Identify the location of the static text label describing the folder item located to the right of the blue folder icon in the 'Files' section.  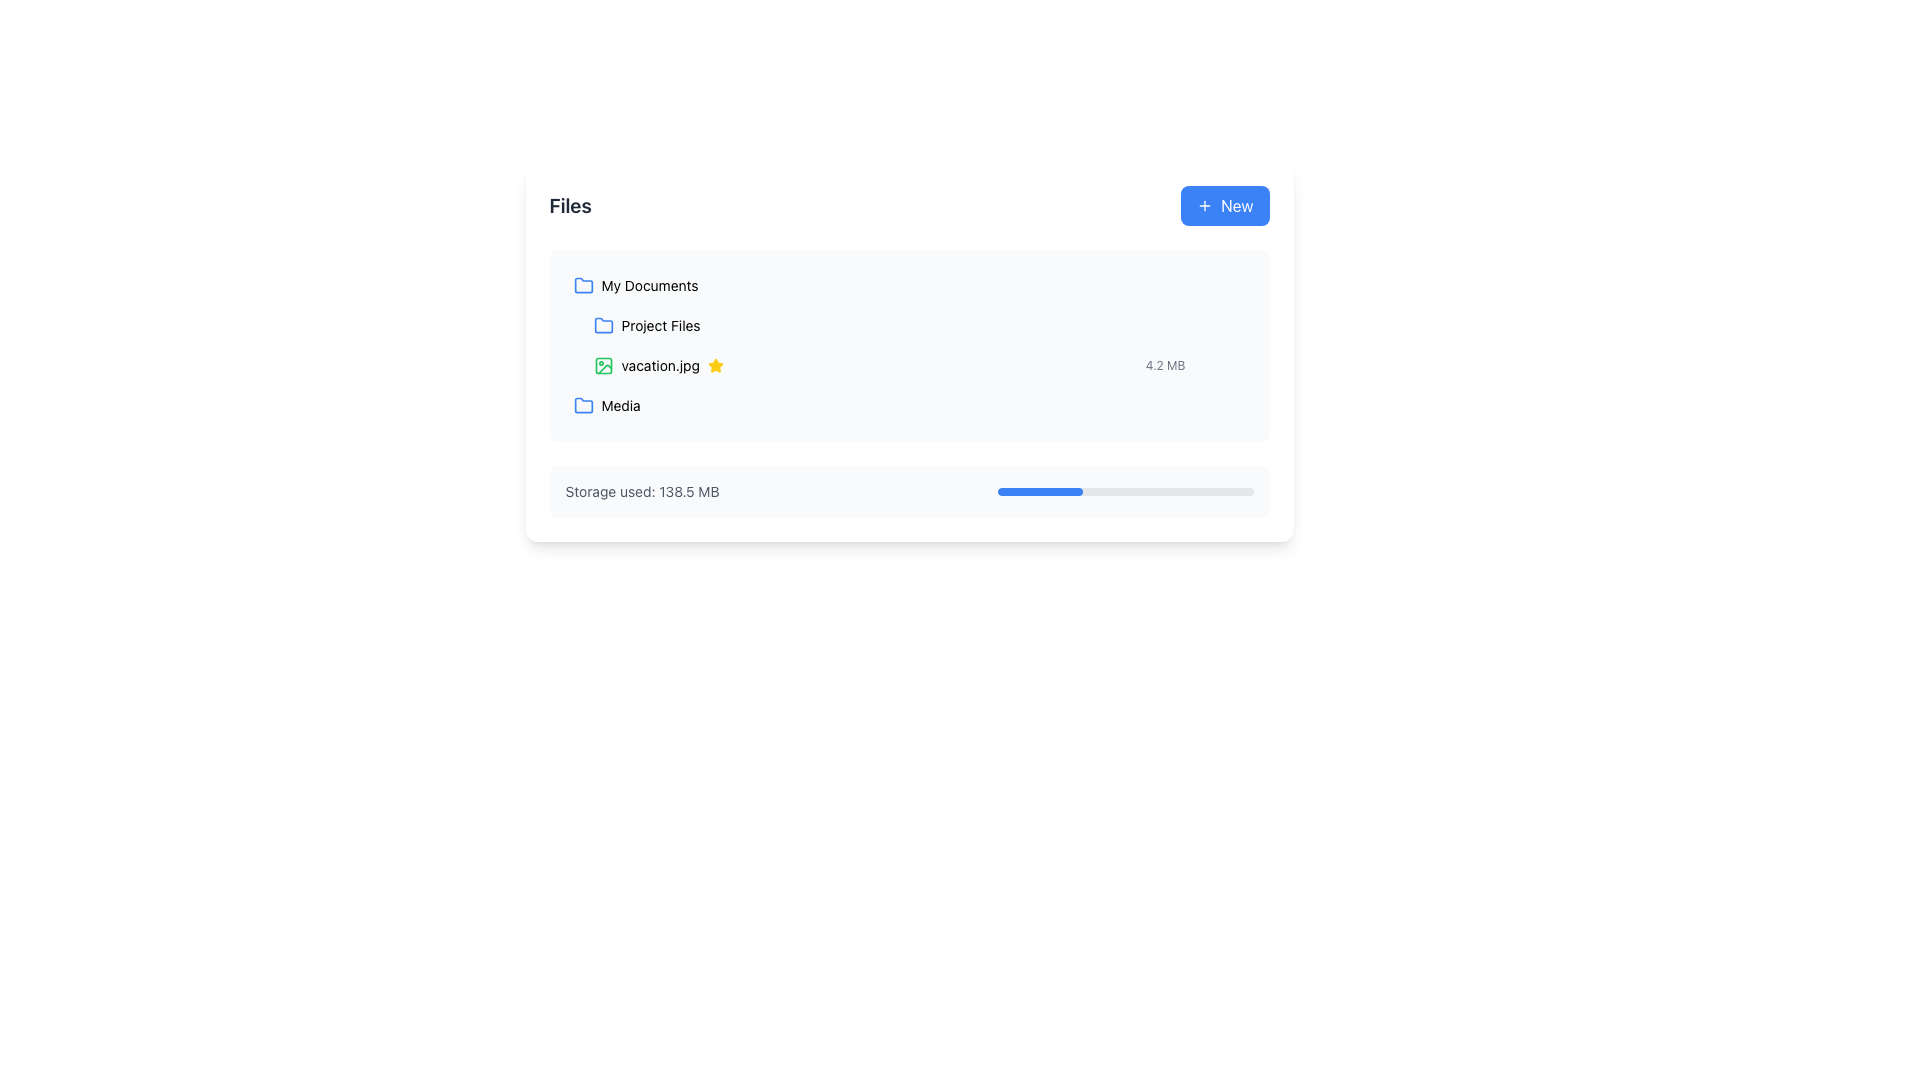
(650, 285).